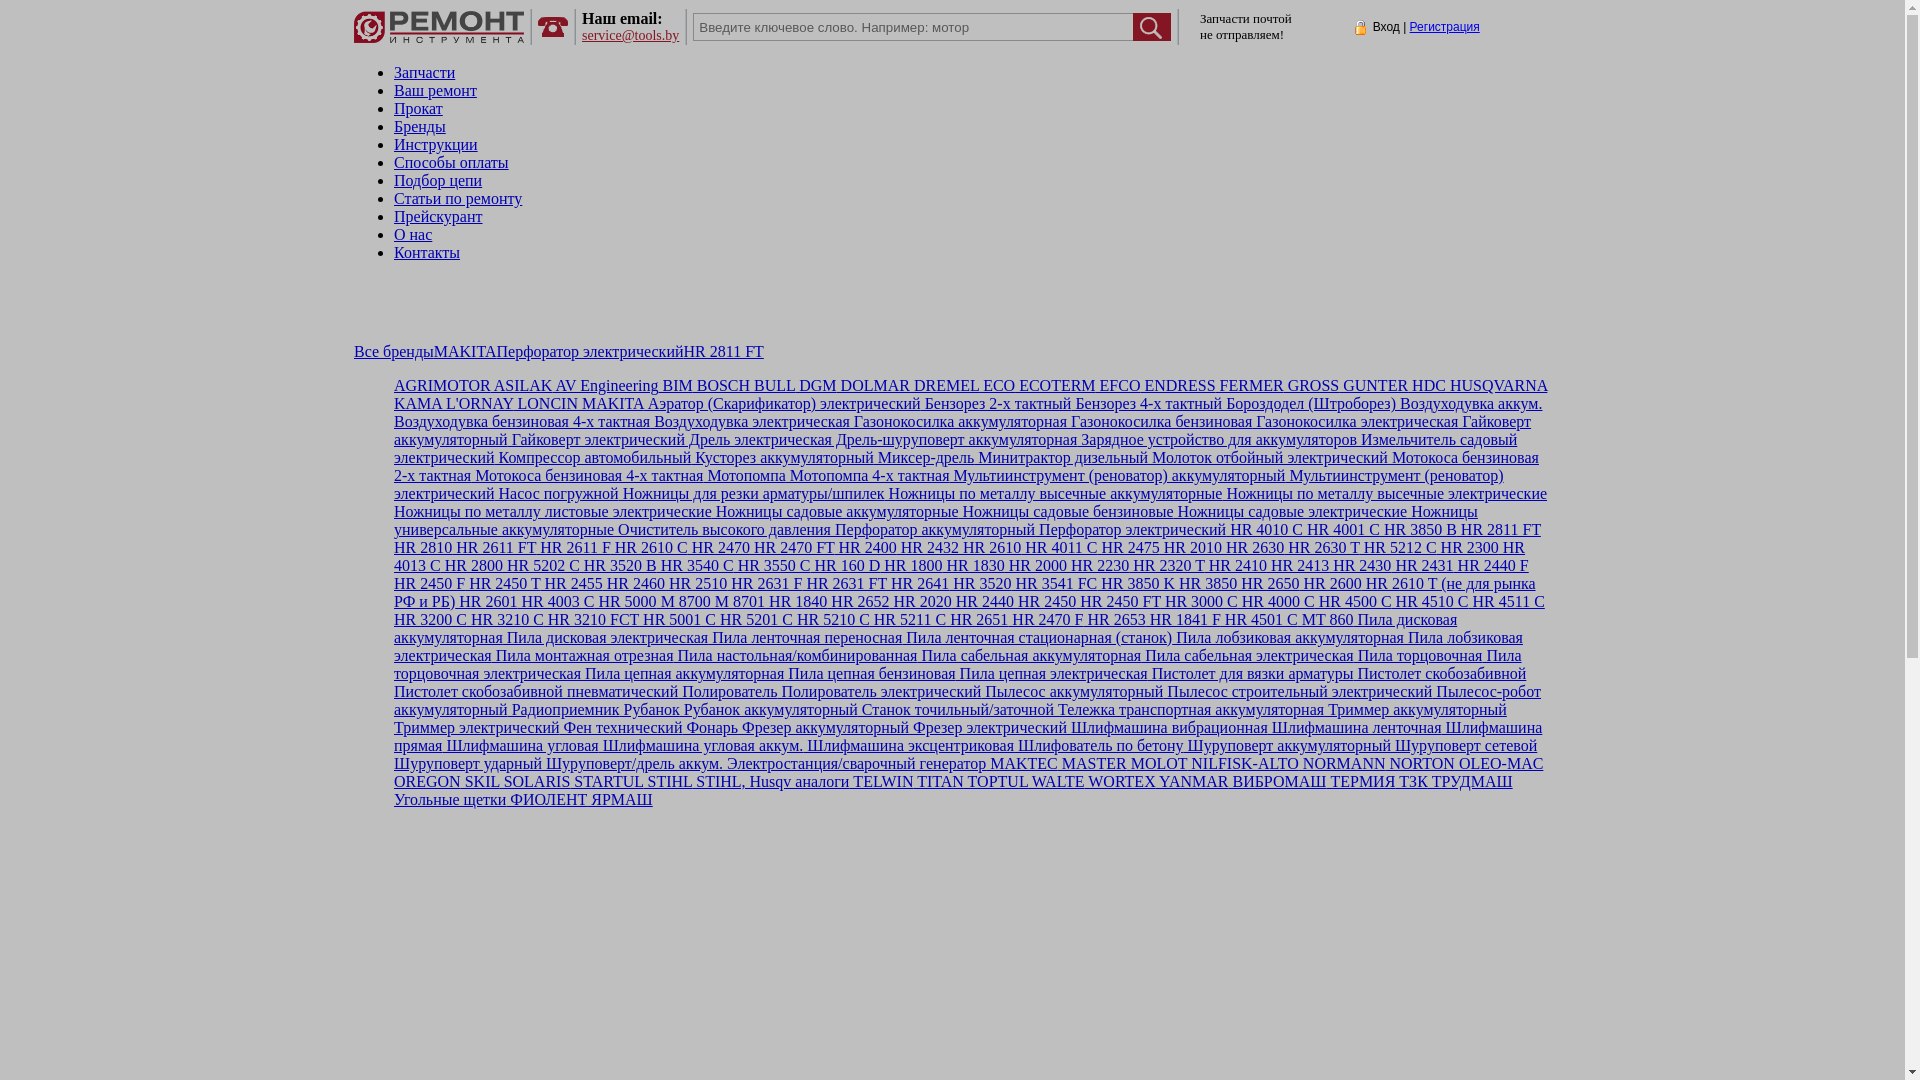 The width and height of the screenshot is (1920, 1080). Describe the element at coordinates (536, 547) in the screenshot. I see `'HR 2611 F'` at that location.